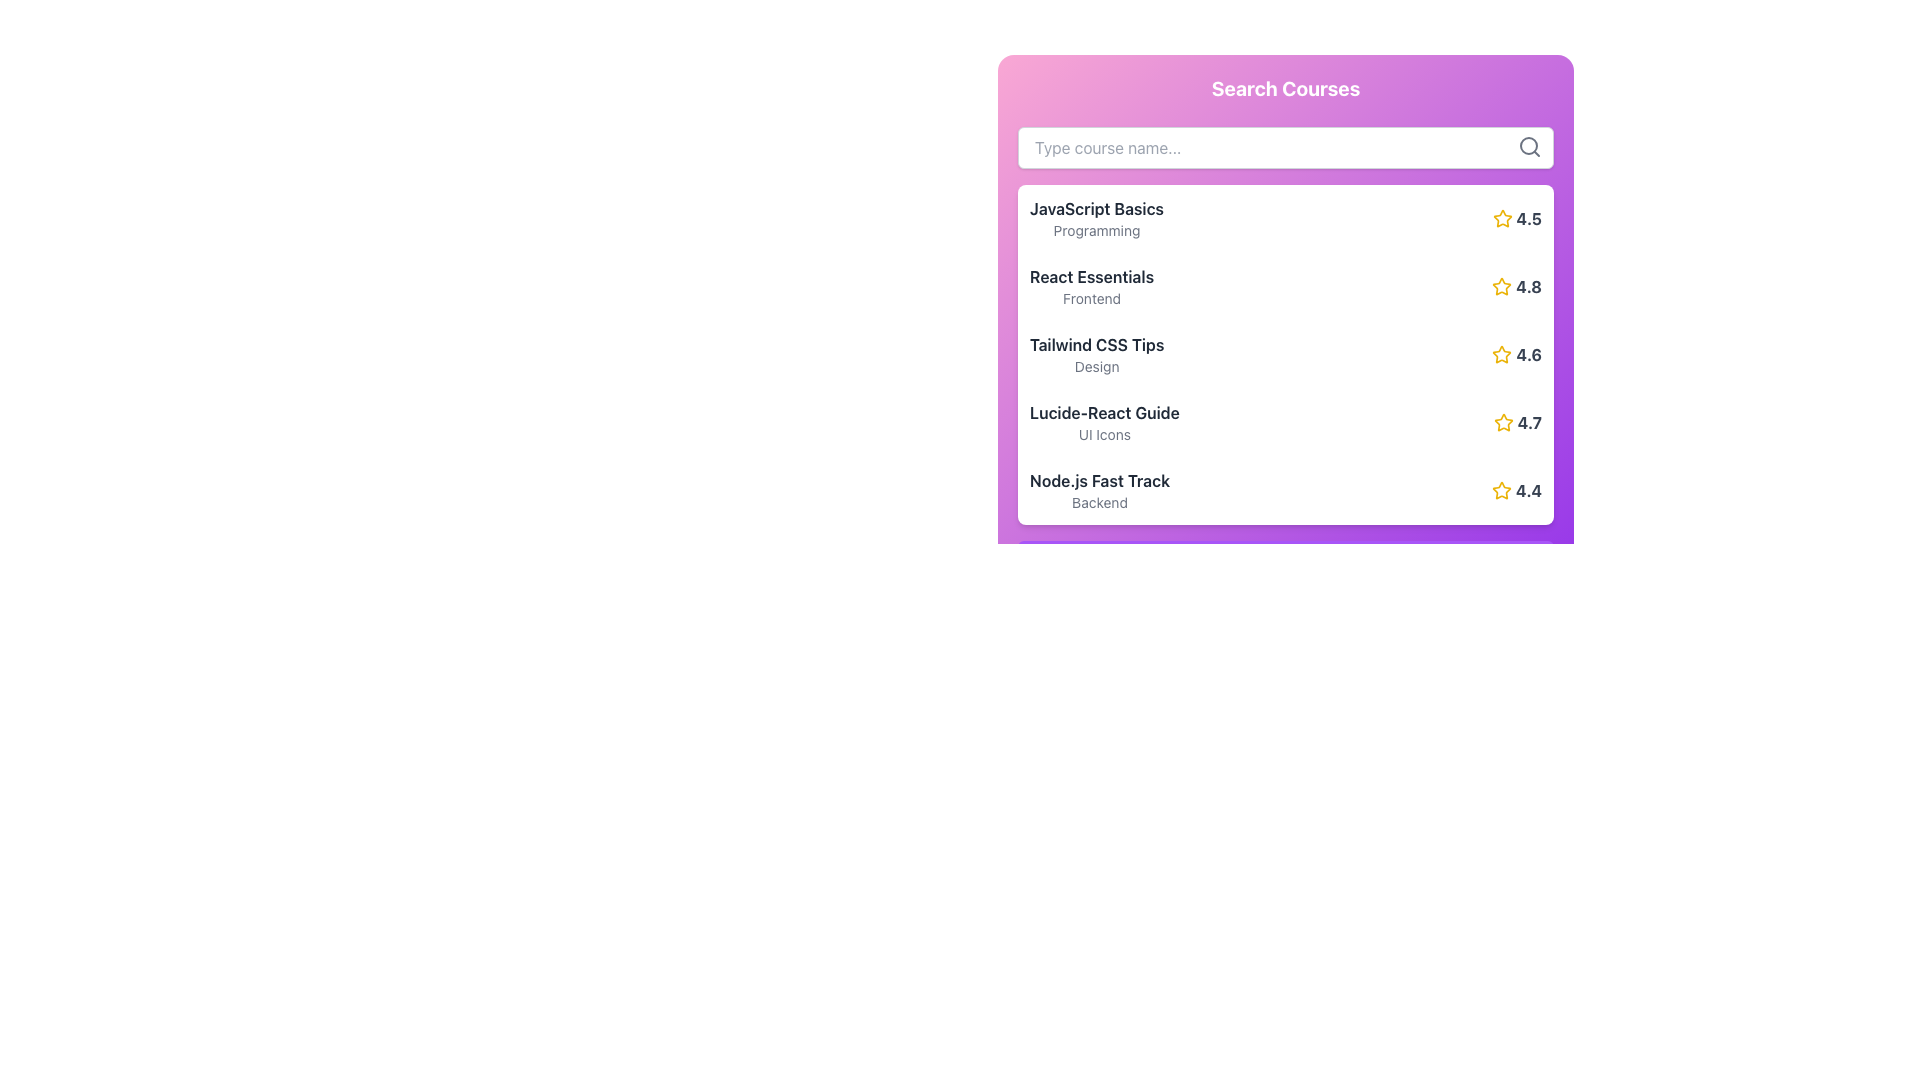 This screenshot has height=1080, width=1920. I want to click on the second list item representing a selectable course option located below 'JavaScript Basics' and above 'Tailwind CSS Tips' in a panel with a gradient purple background, so click(1286, 286).